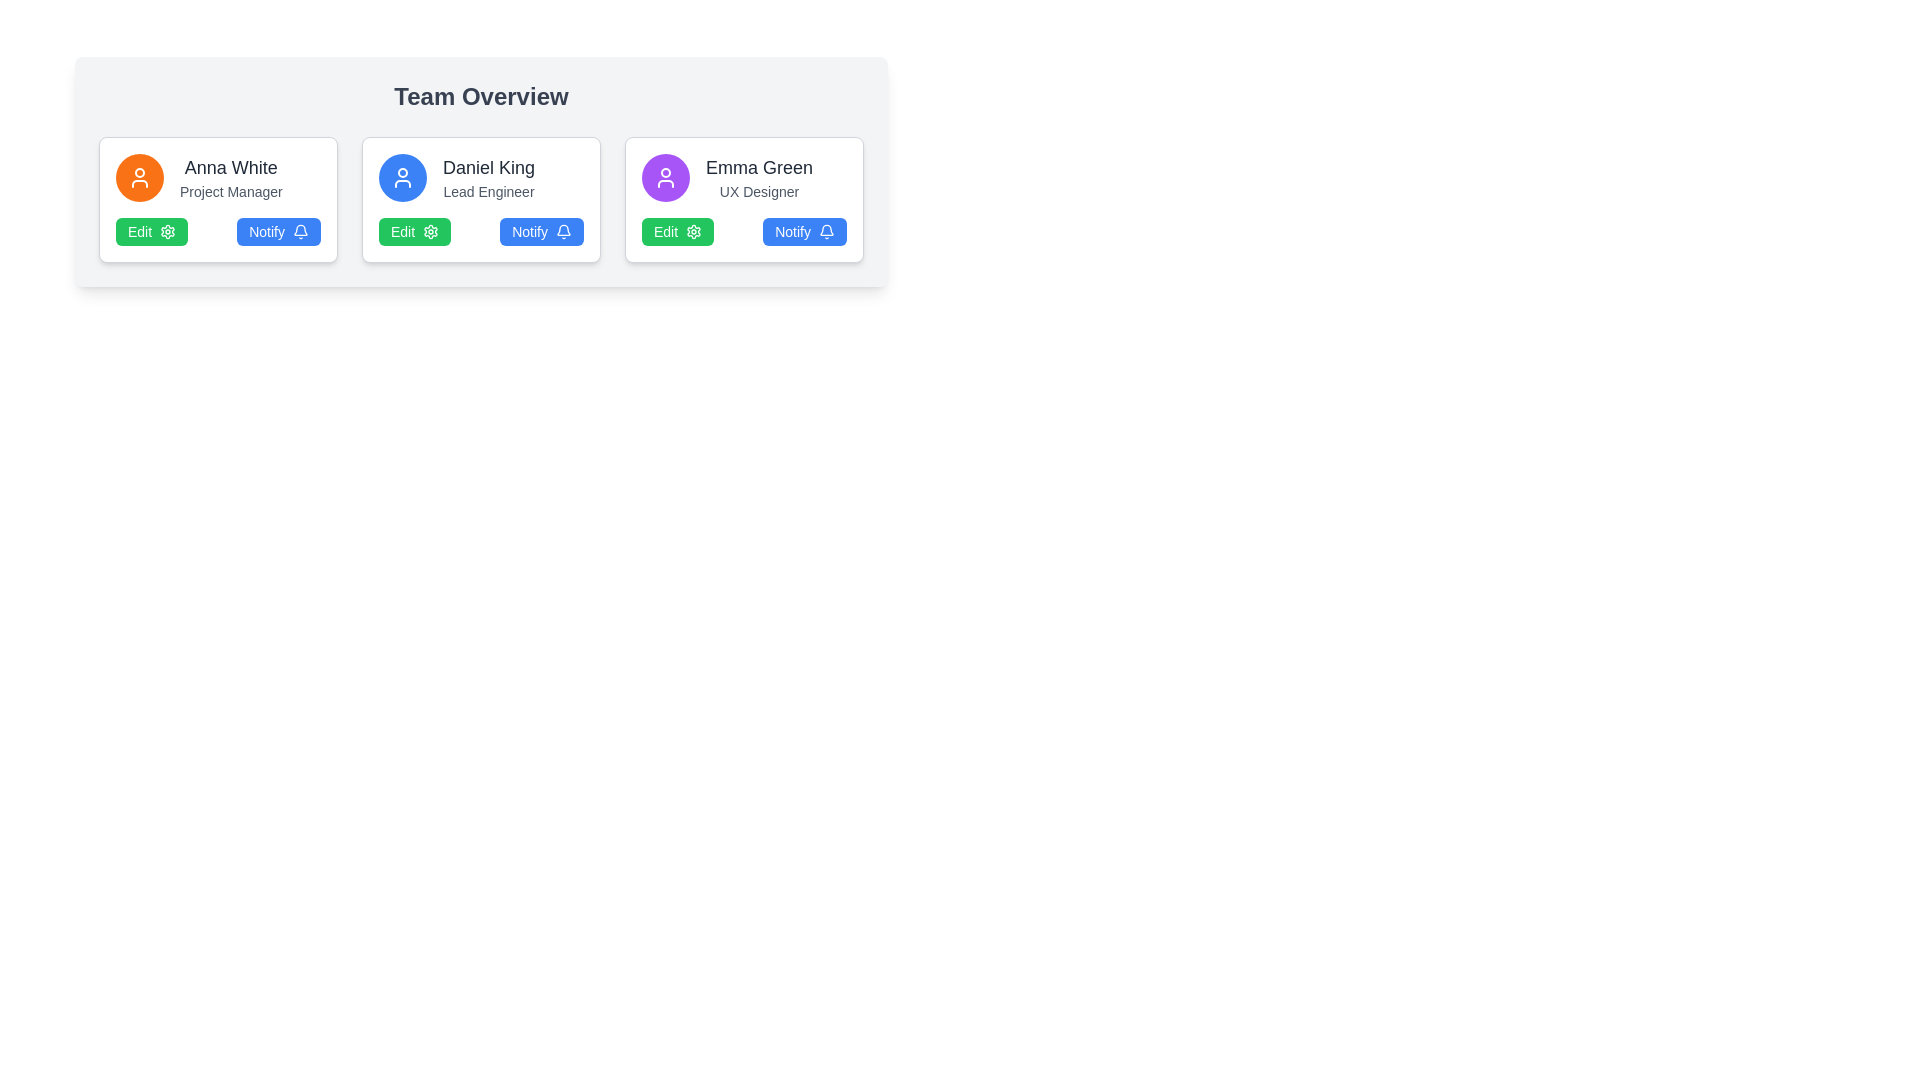 The width and height of the screenshot is (1920, 1080). Describe the element at coordinates (430, 230) in the screenshot. I see `the settings icon located under the 'Edit' button in the profile card of 'Daniel King'` at that location.